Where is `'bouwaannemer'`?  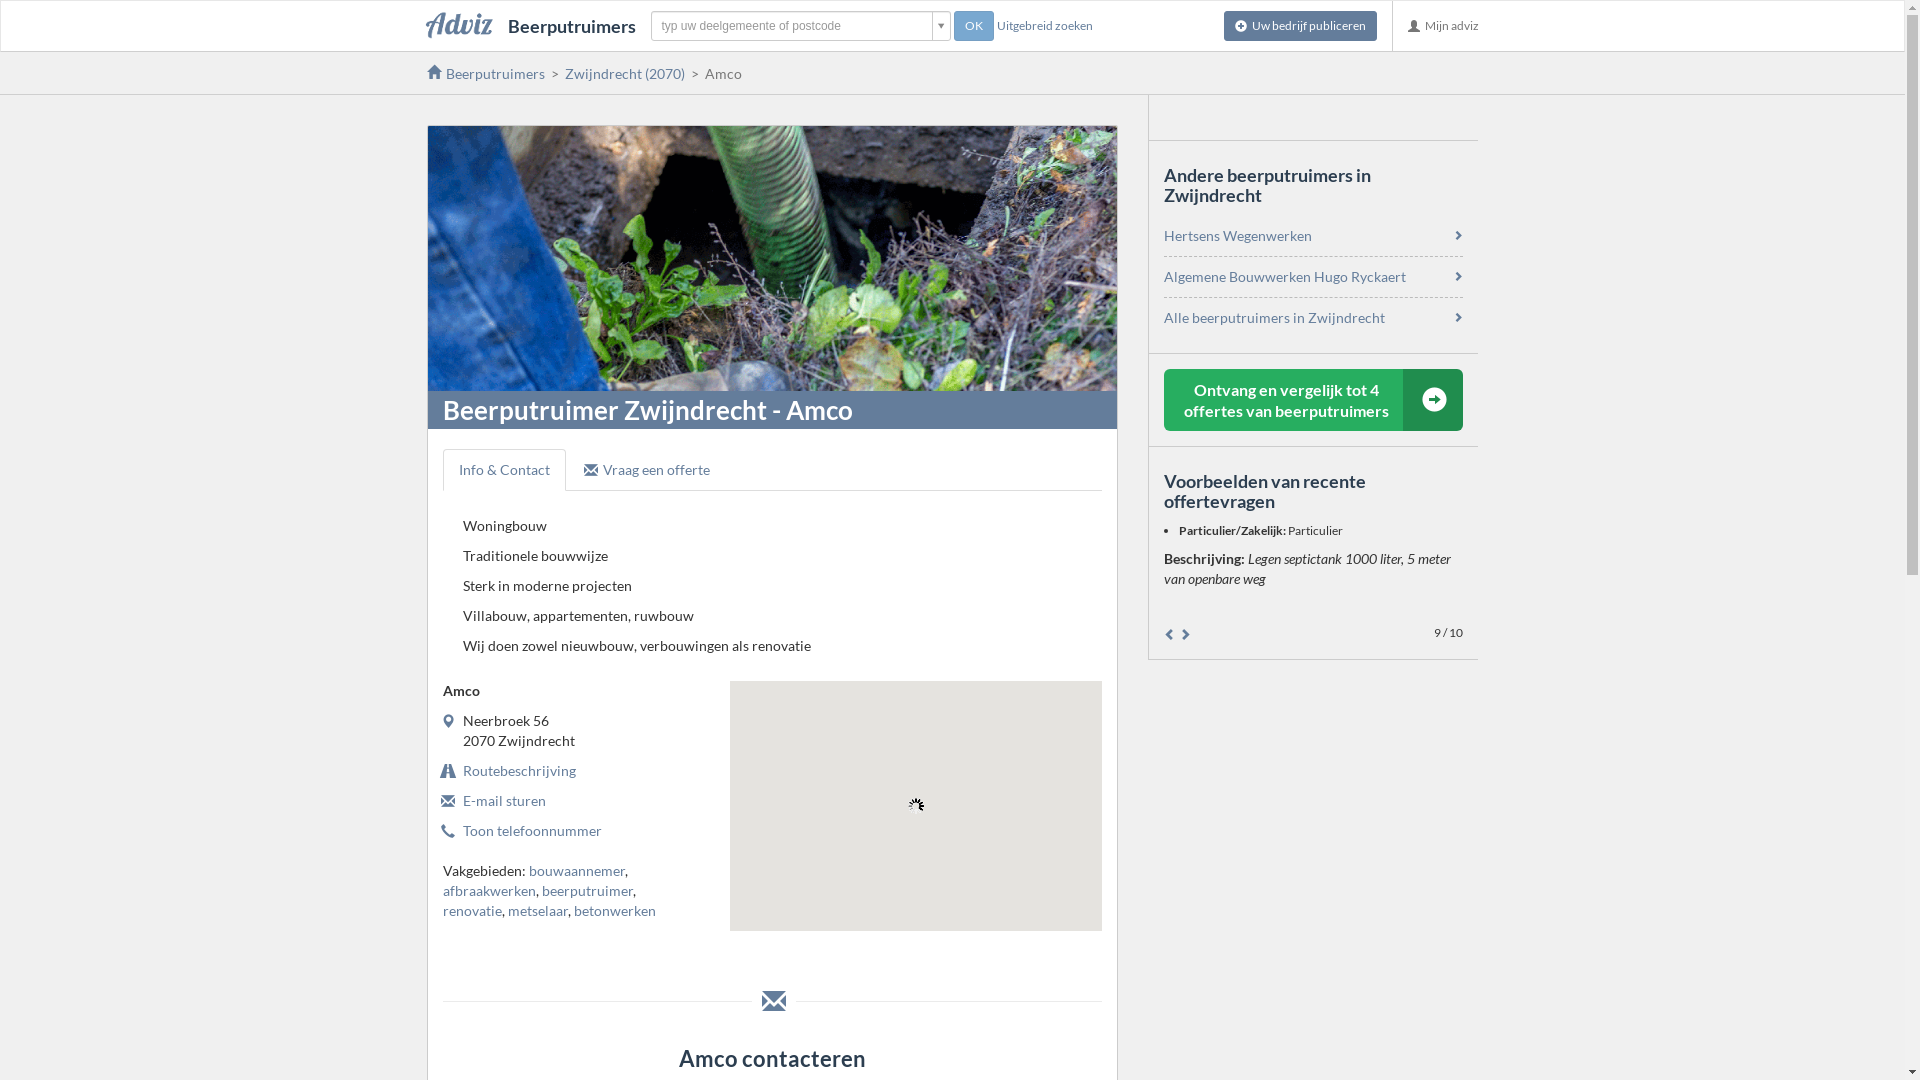
'bouwaannemer' is located at coordinates (528, 869).